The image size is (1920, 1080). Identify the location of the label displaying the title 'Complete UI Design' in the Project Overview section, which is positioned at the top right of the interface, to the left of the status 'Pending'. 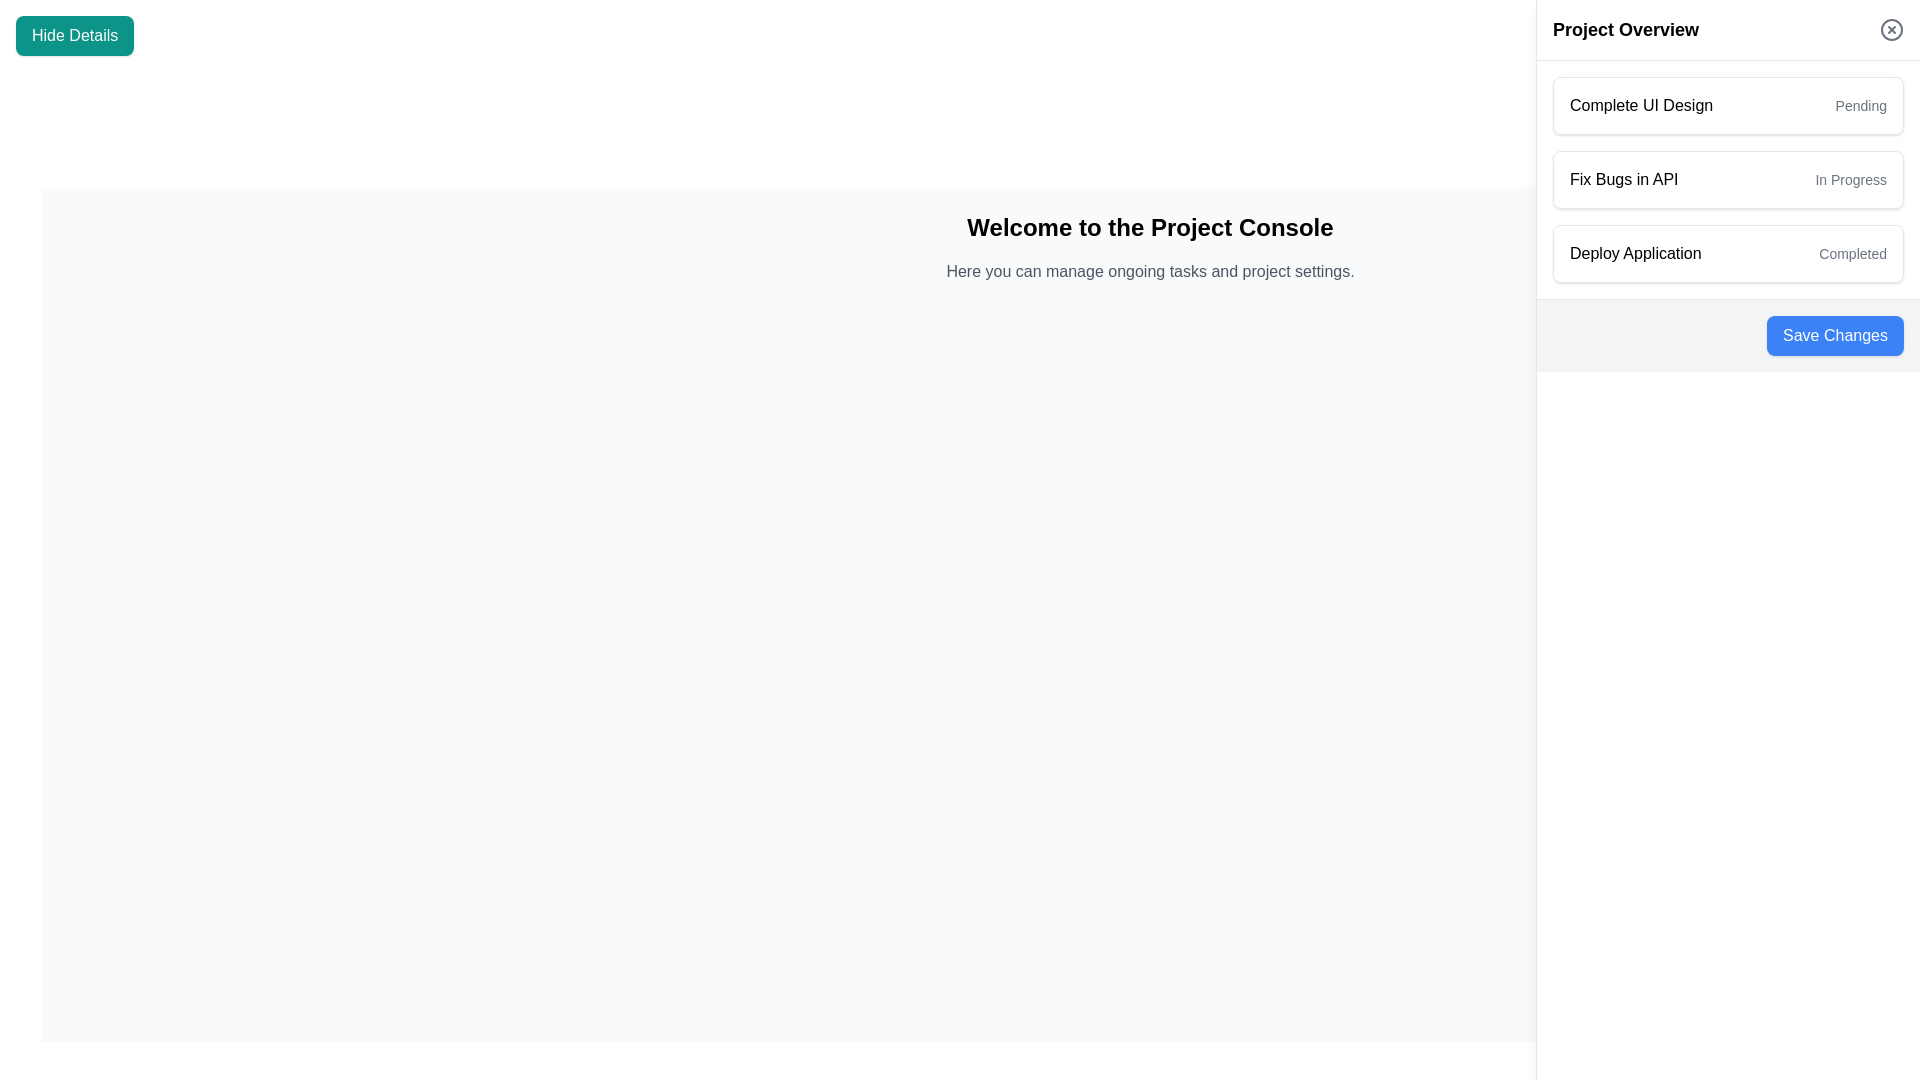
(1641, 105).